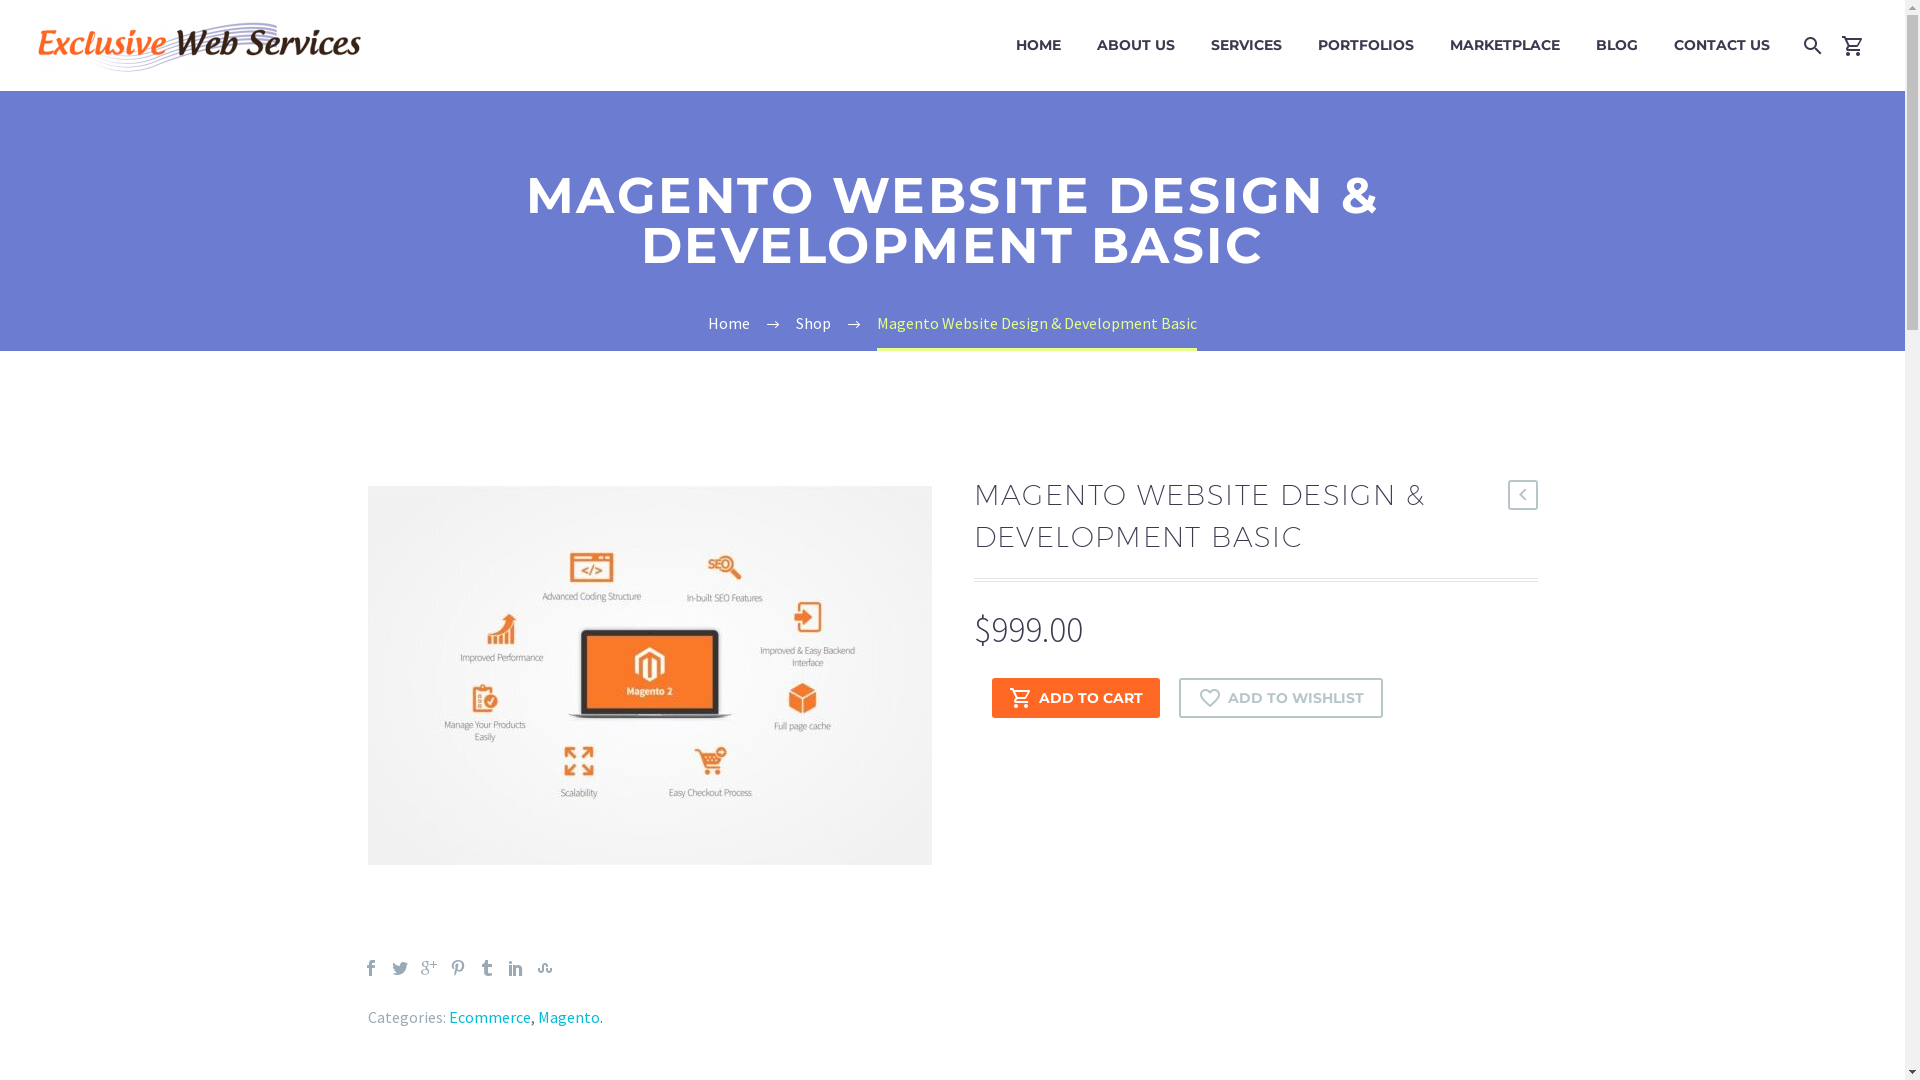 This screenshot has width=1920, height=1080. What do you see at coordinates (543, 967) in the screenshot?
I see `'StumbleUpon'` at bounding box center [543, 967].